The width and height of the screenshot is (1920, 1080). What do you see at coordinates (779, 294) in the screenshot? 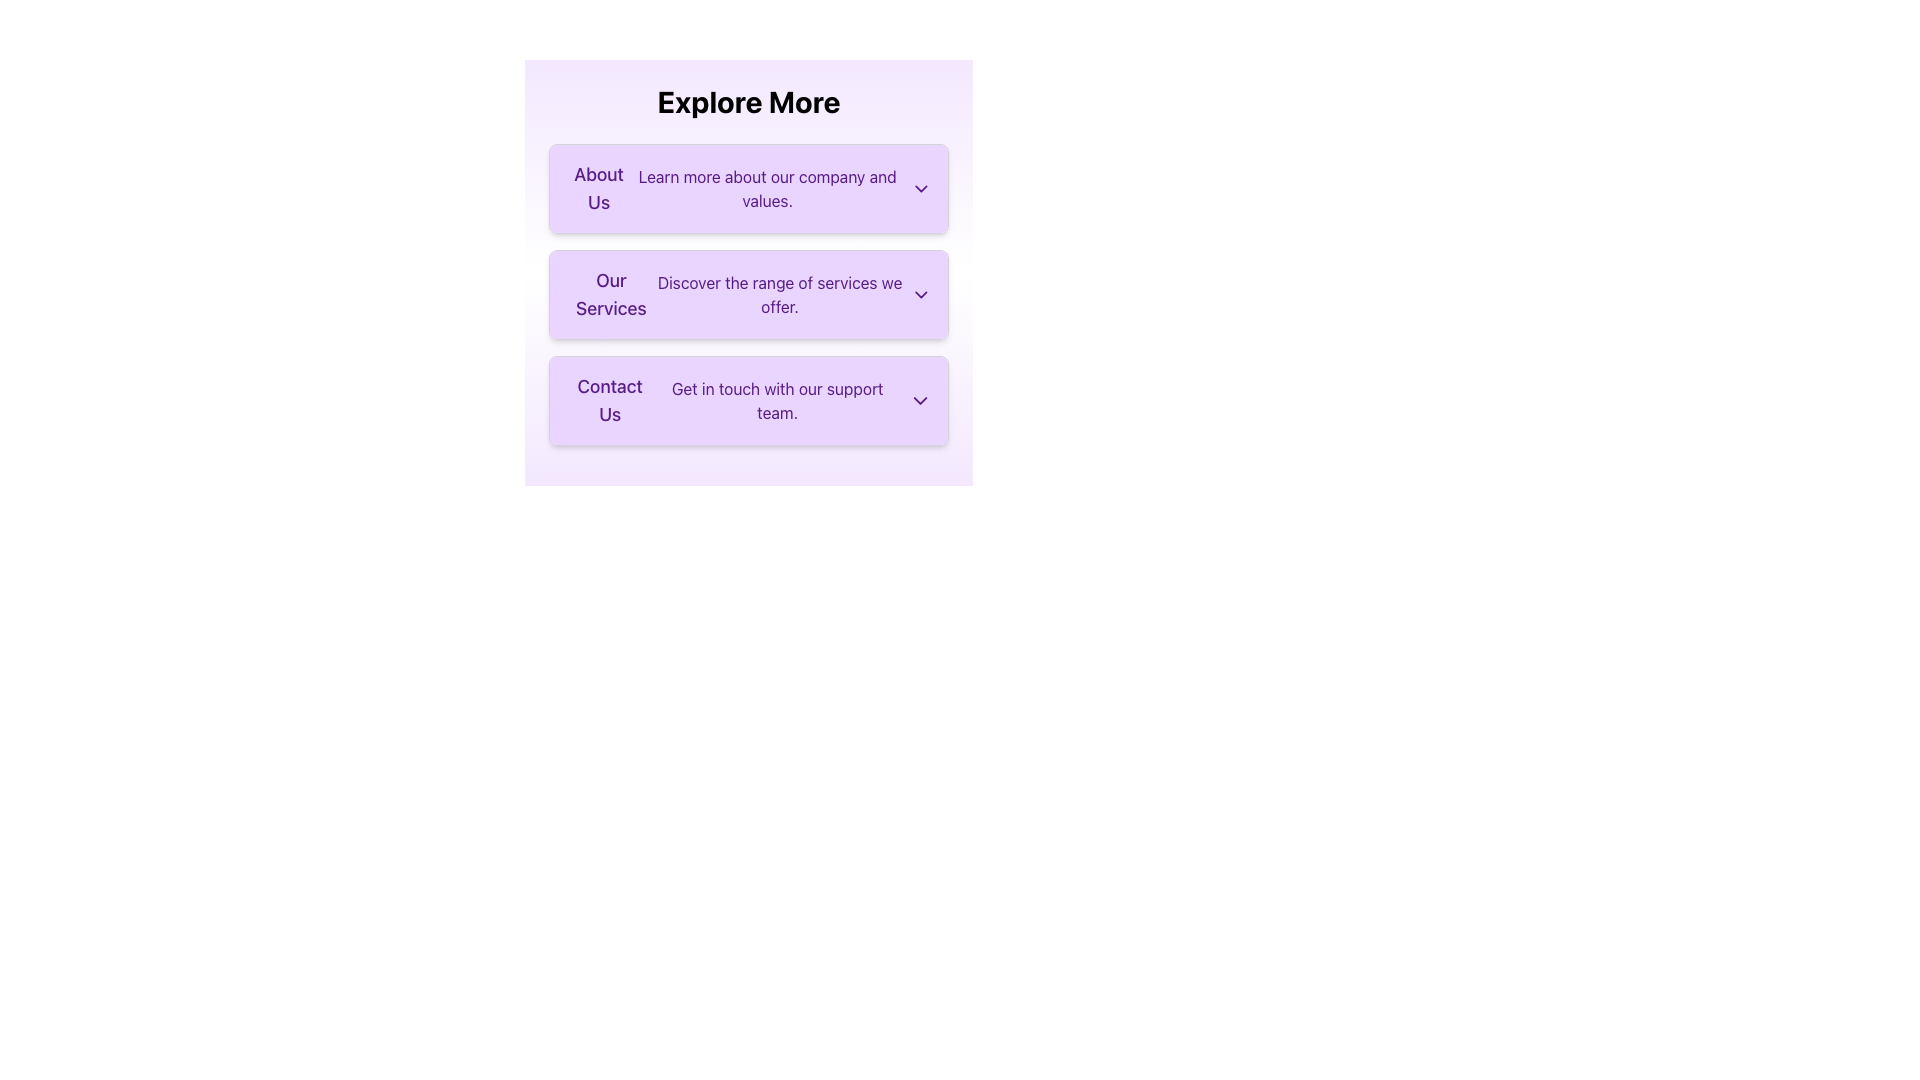
I see `the text element reading 'Discover the range of services we offer.' which is located beneath the title 'Our Services' and has a light purple background` at bounding box center [779, 294].